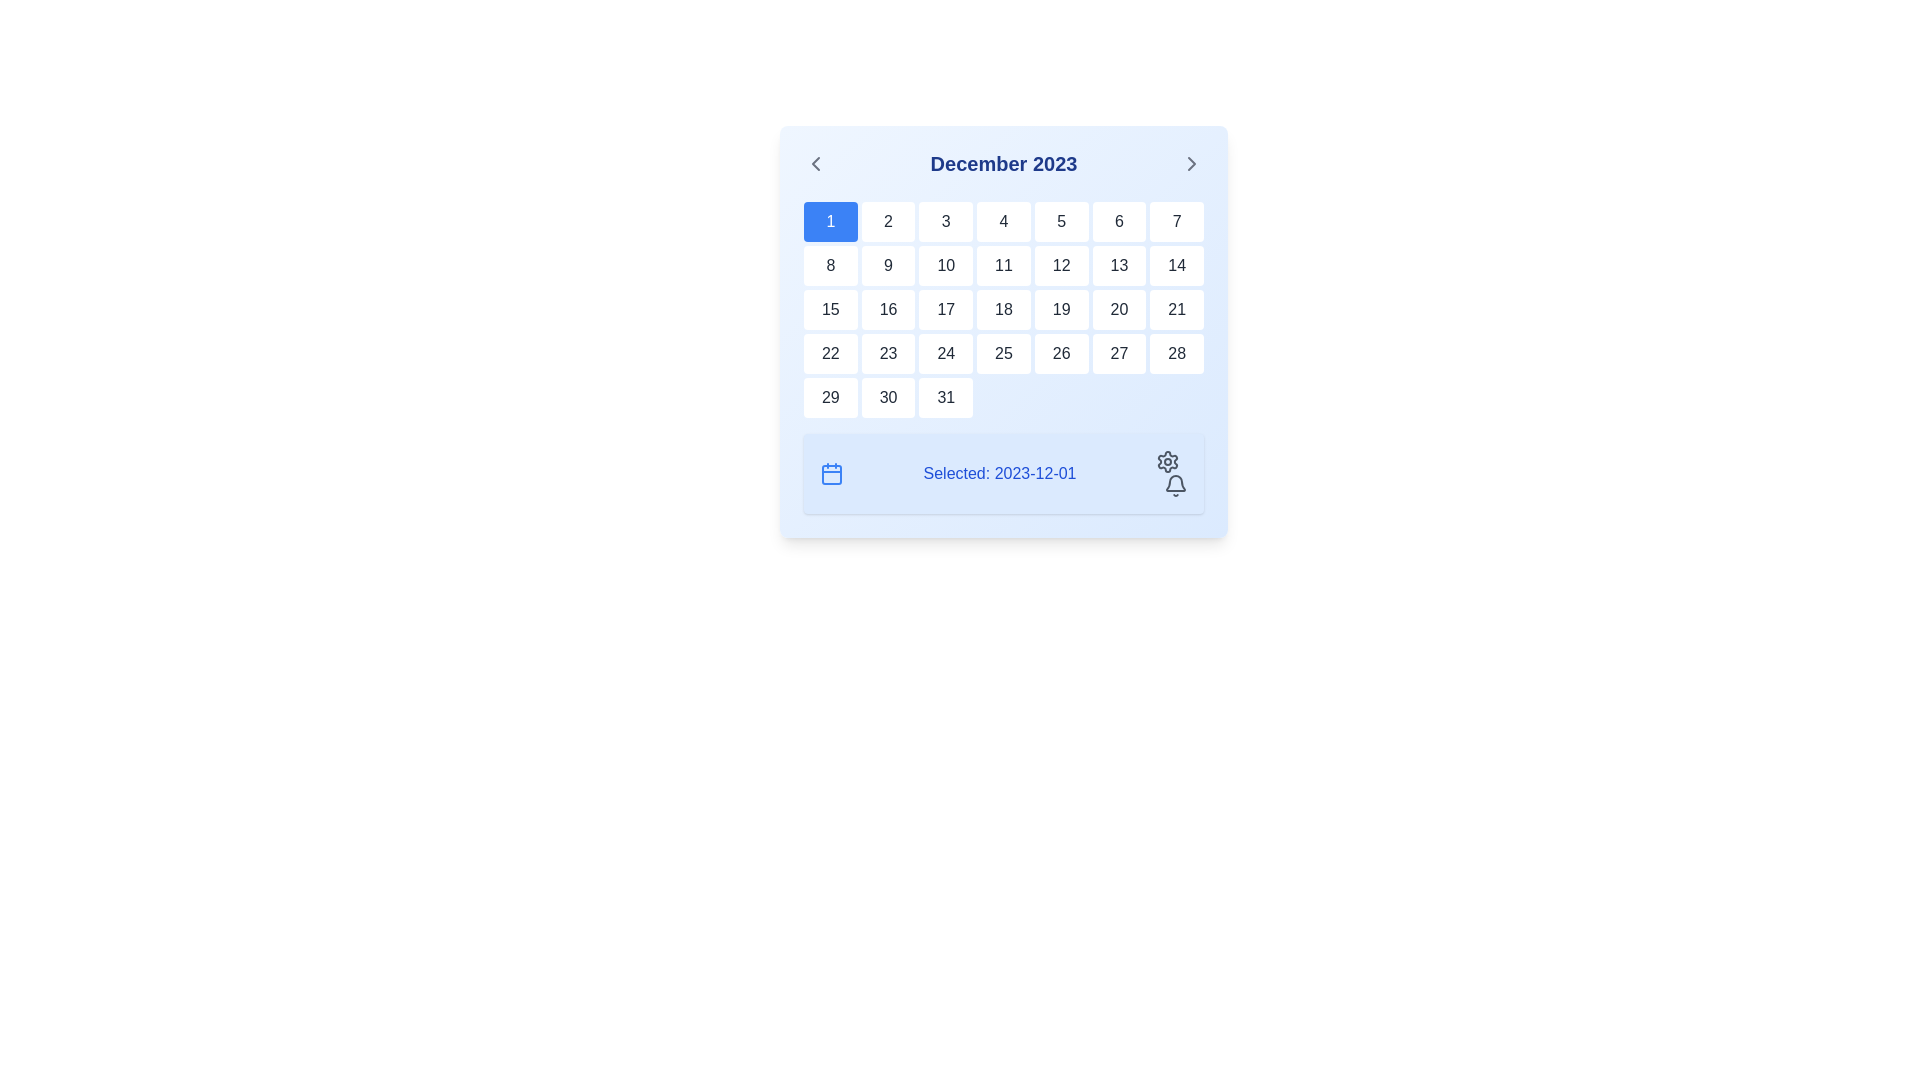  I want to click on the clickable calendar day button labeled '12' for keyboard navigation, so click(1060, 265).